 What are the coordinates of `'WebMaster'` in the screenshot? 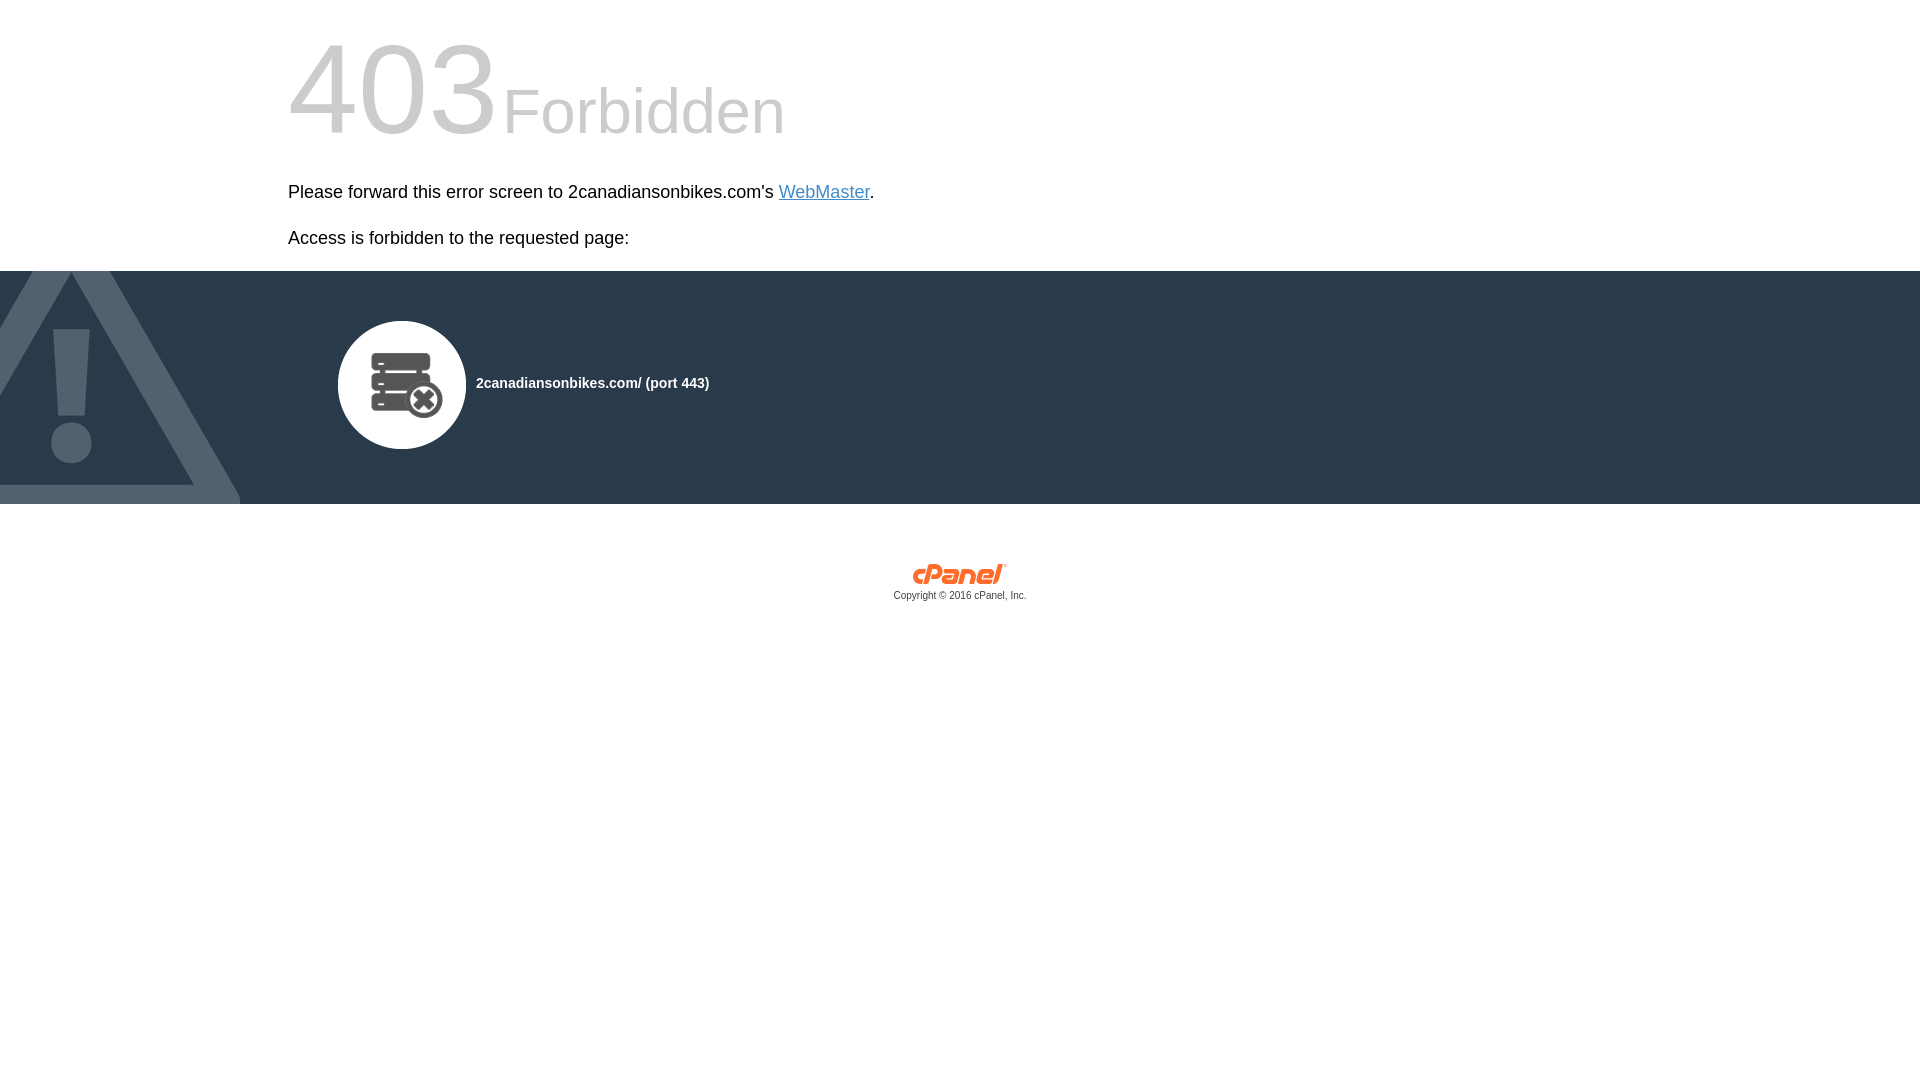 It's located at (824, 192).